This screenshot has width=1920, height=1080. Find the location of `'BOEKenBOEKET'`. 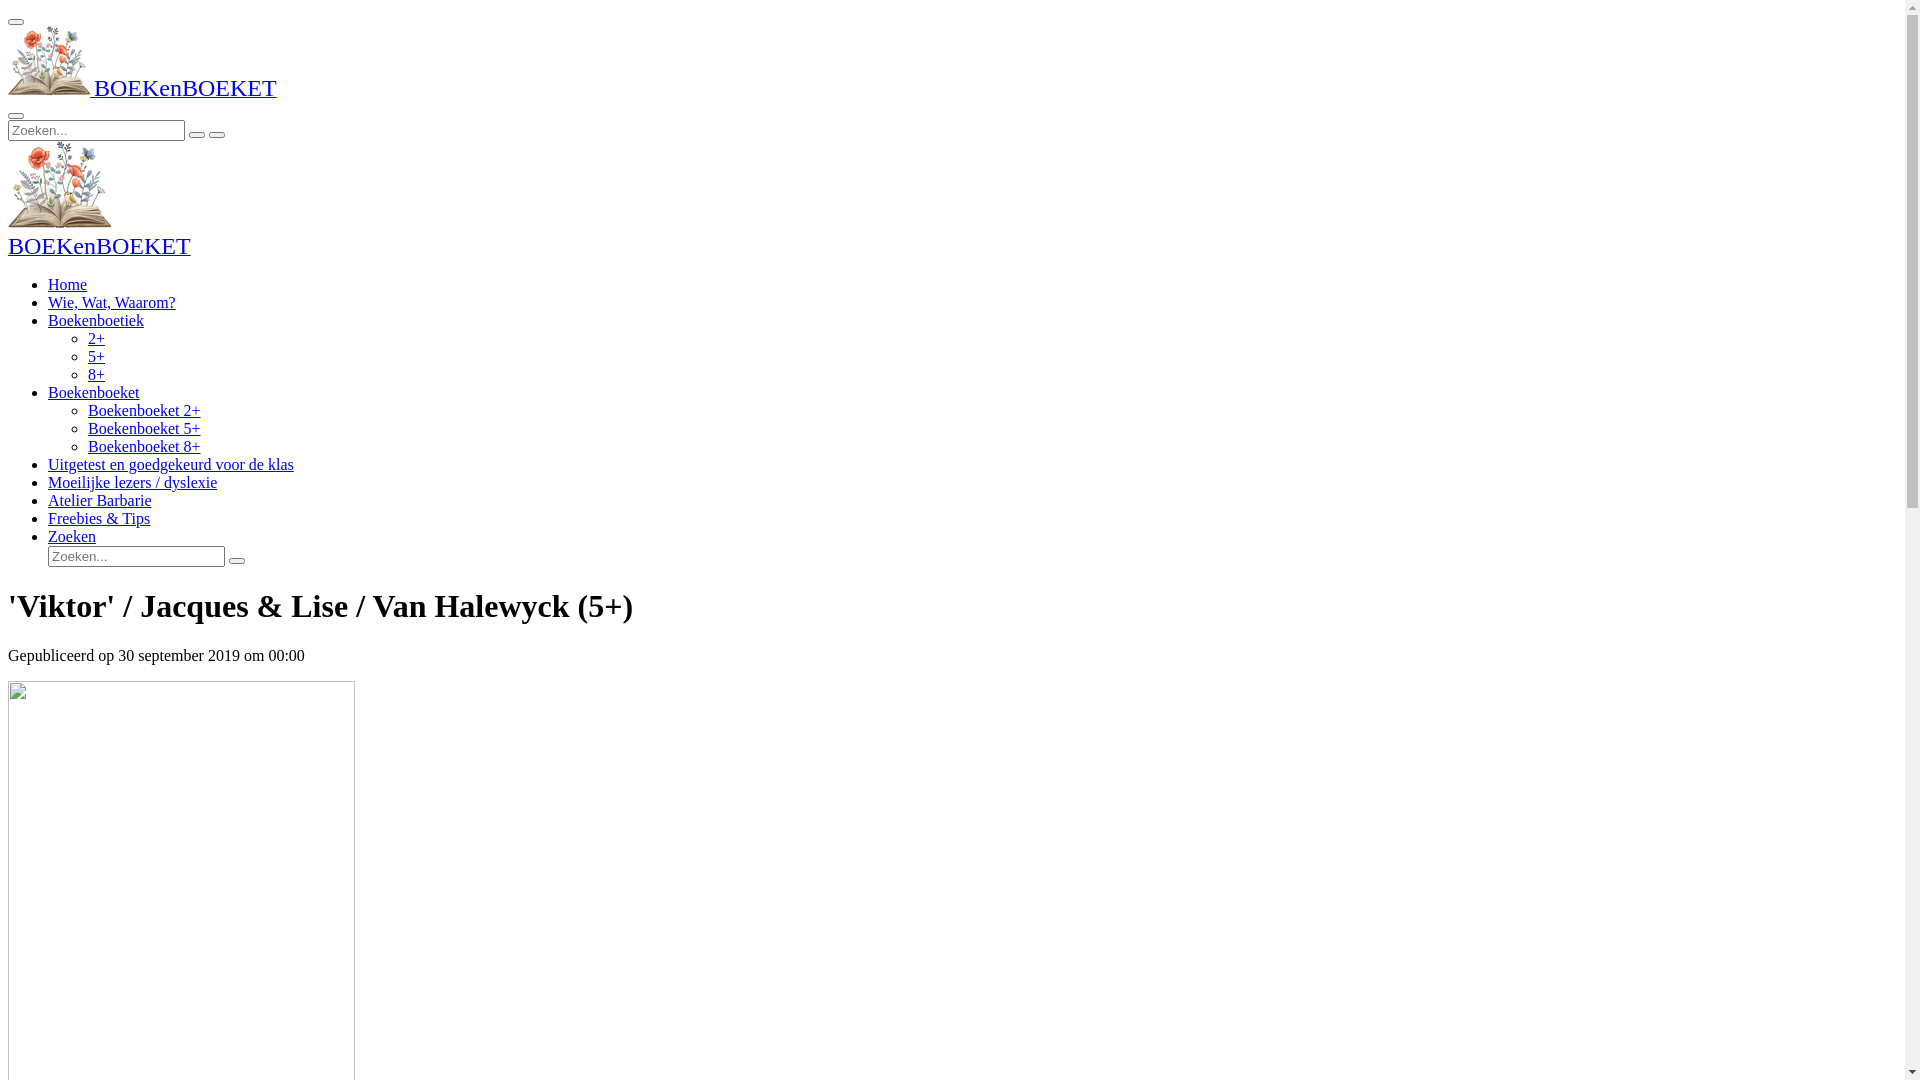

'BOEKenBOEKET' is located at coordinates (98, 247).